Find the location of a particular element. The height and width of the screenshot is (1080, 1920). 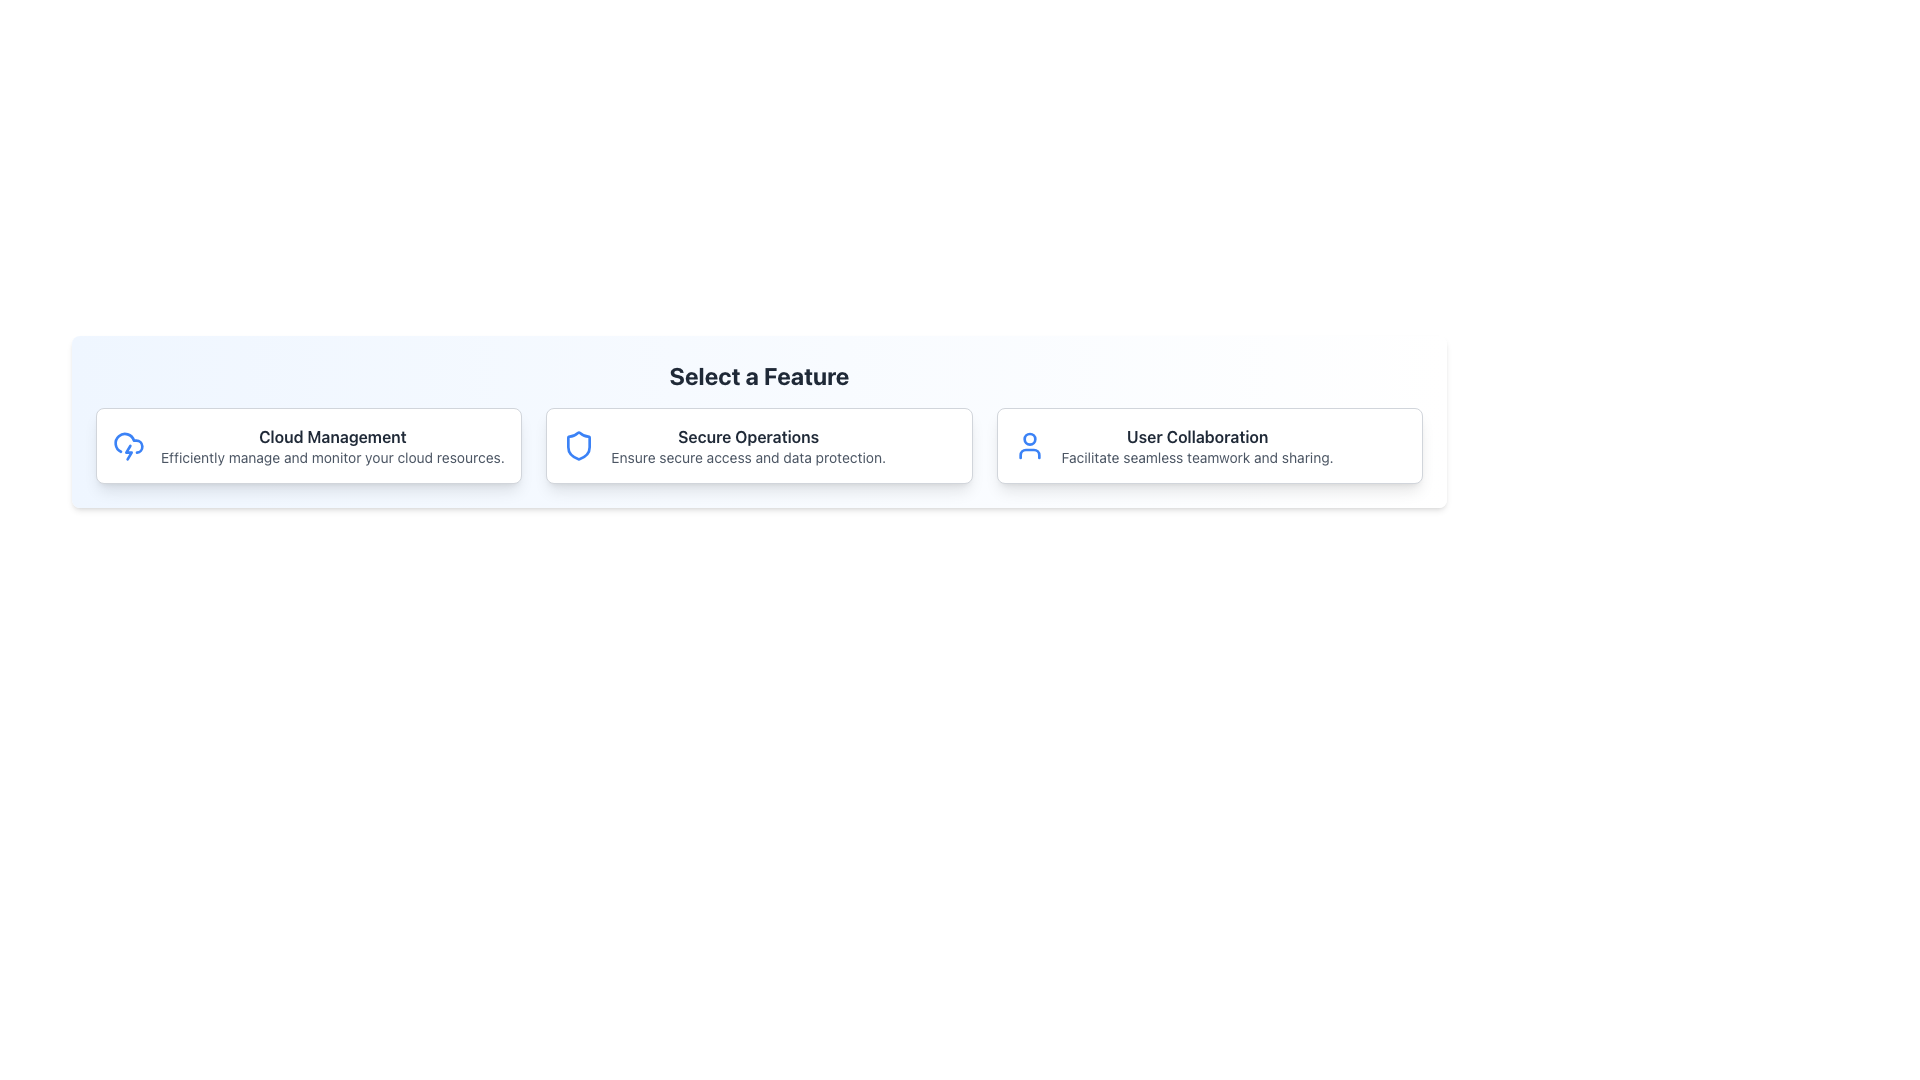

the Text Label that describes the 'User Collaboration' feature, positioned below the title text in the rightmost card of the feature list is located at coordinates (1197, 457).